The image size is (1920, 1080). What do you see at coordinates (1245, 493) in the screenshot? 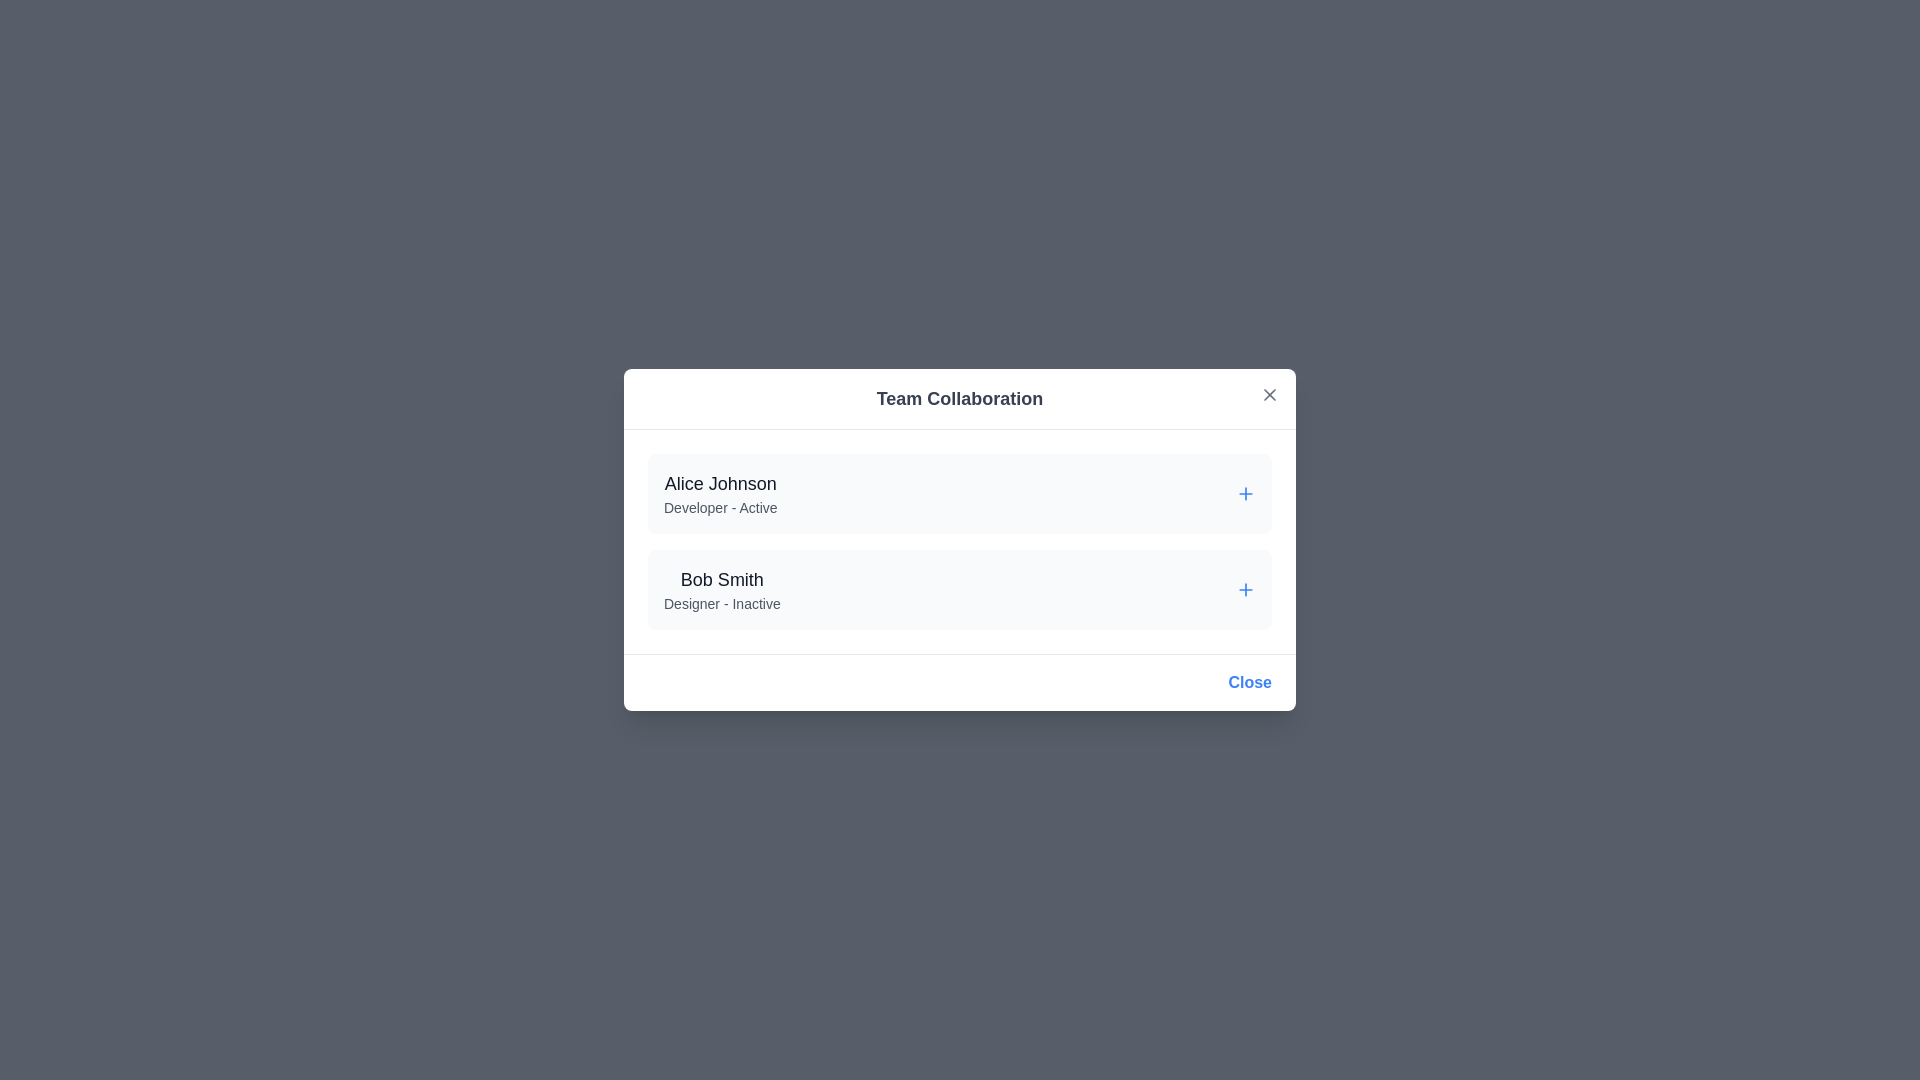
I see `'+' button next to 'Alice Johnson' to view her details` at bounding box center [1245, 493].